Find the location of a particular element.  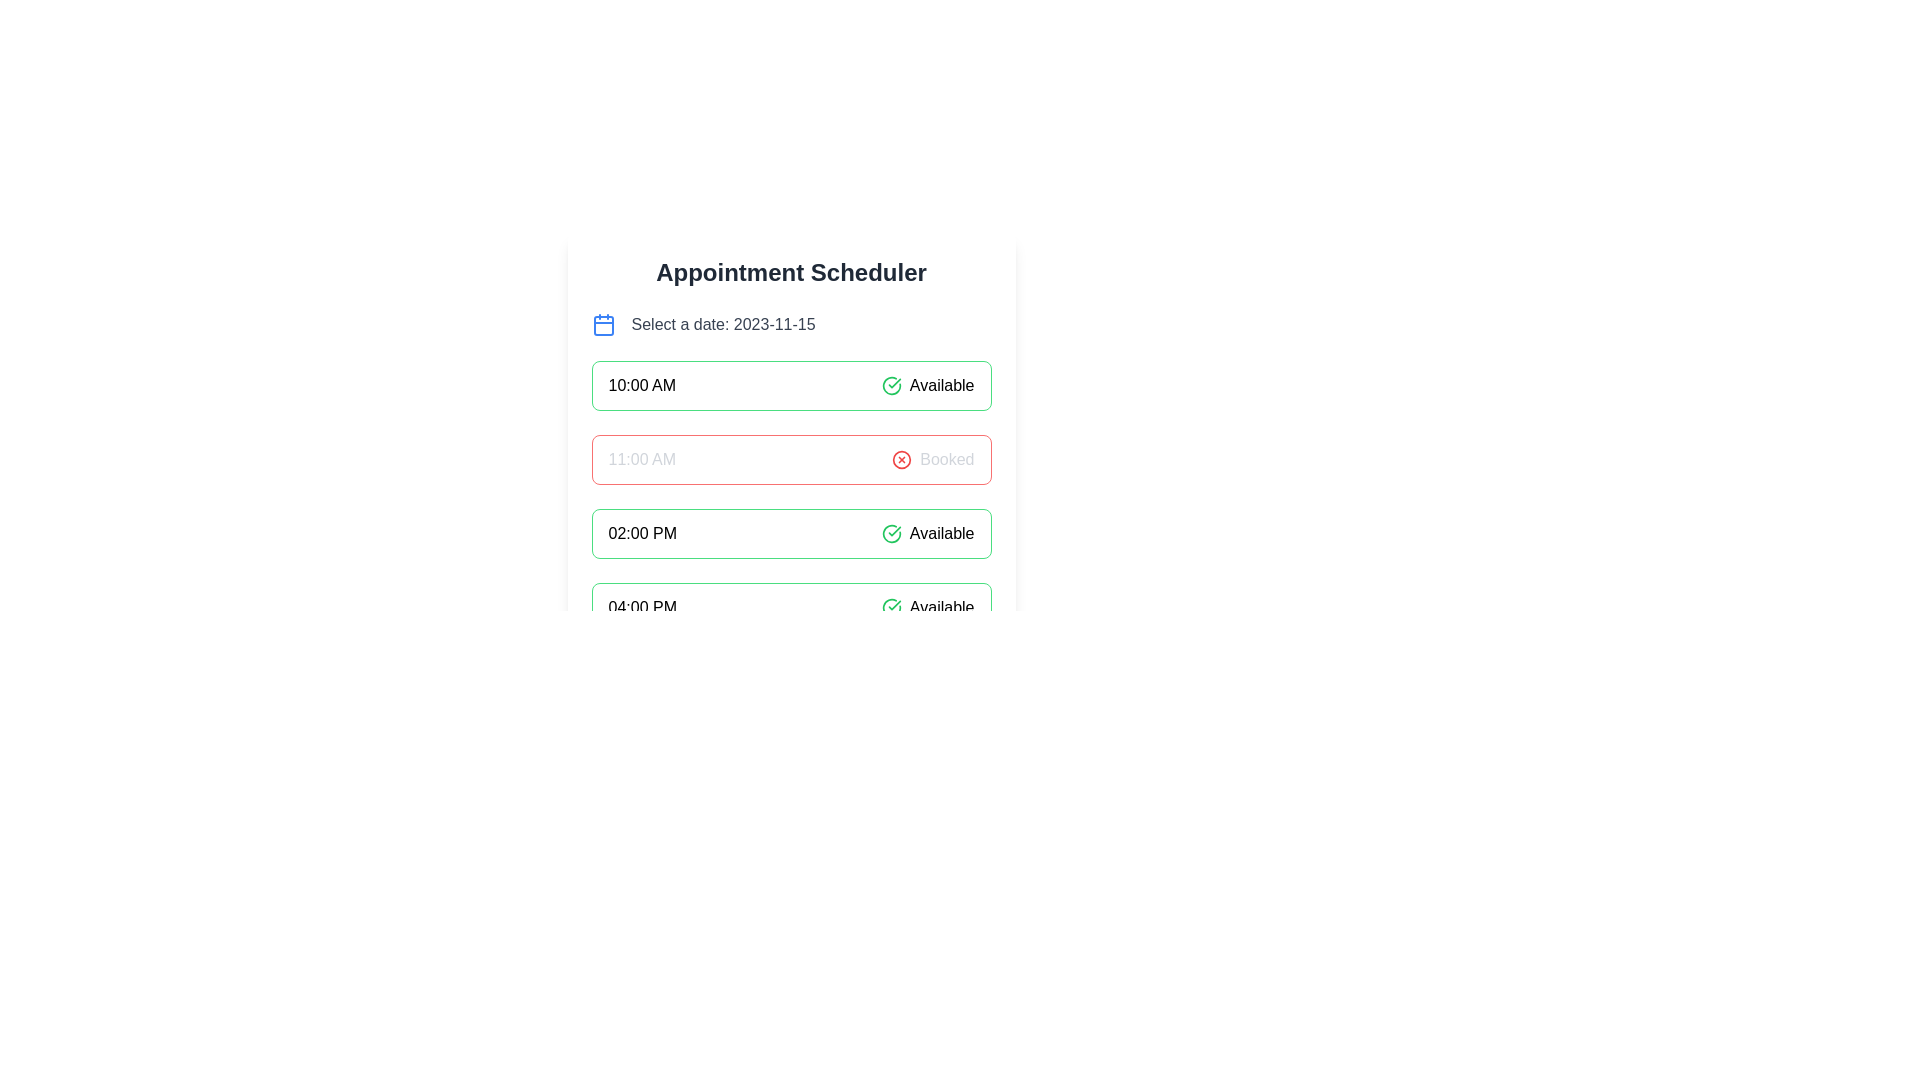

the blue calendar icon located to the left of the text 'Select a date: 2023-11-15' in the header section above the time slots is located at coordinates (602, 323).